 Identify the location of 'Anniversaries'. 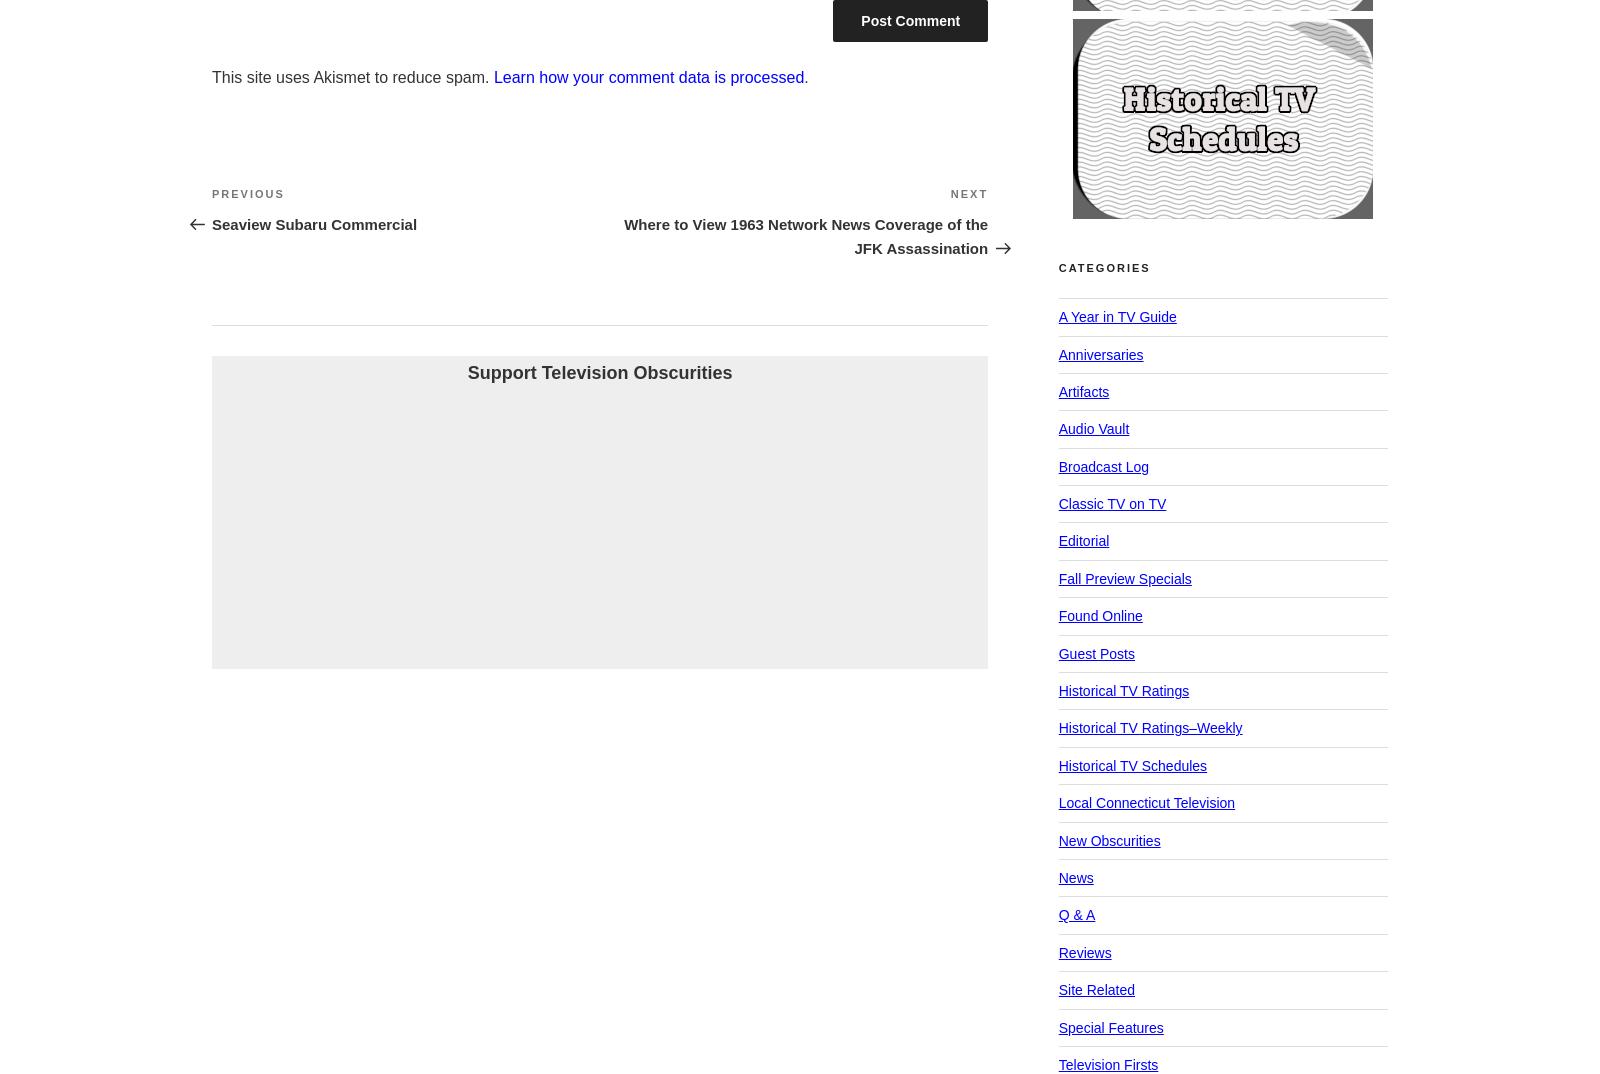
(1100, 352).